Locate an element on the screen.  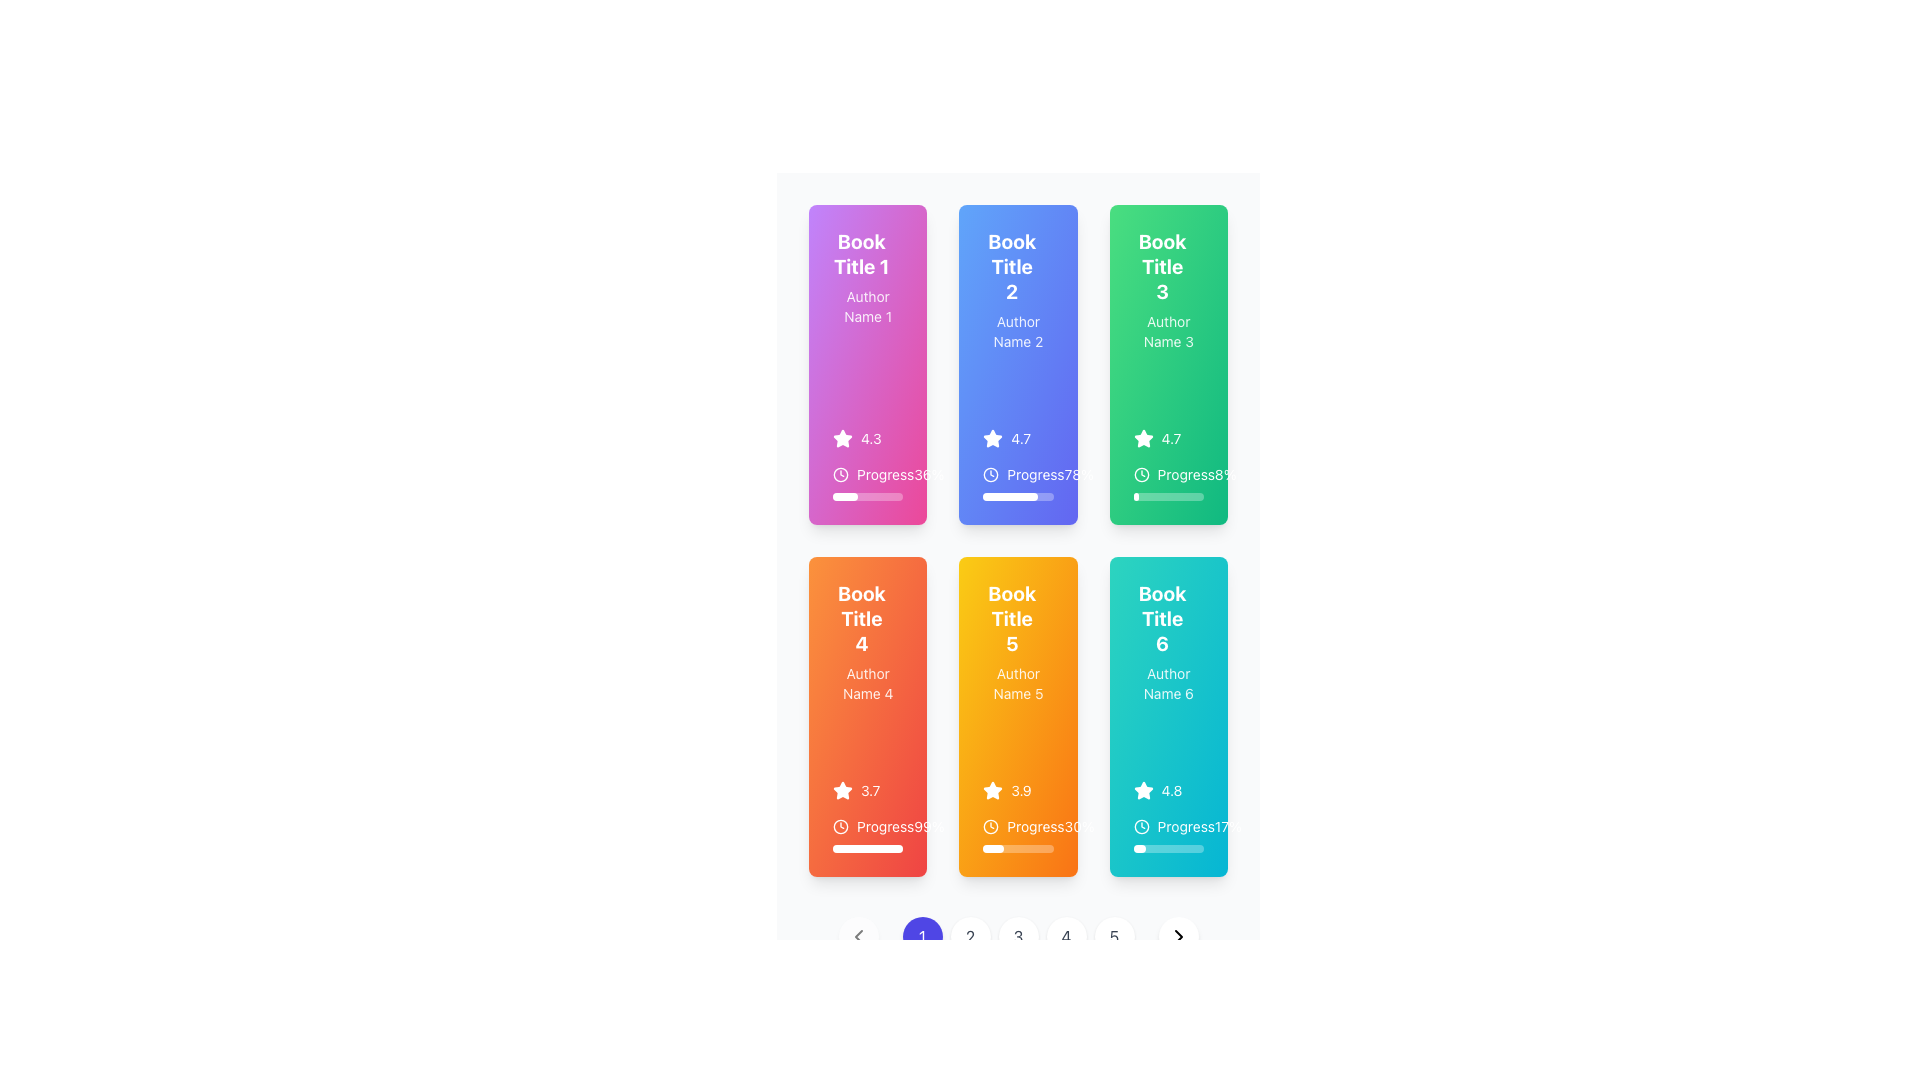
the Rating display, which consists of a white star icon and the text '4.8' in small white font, located centrally above the 'Progress' section in the 'Book Title 6' card is located at coordinates (1168, 789).